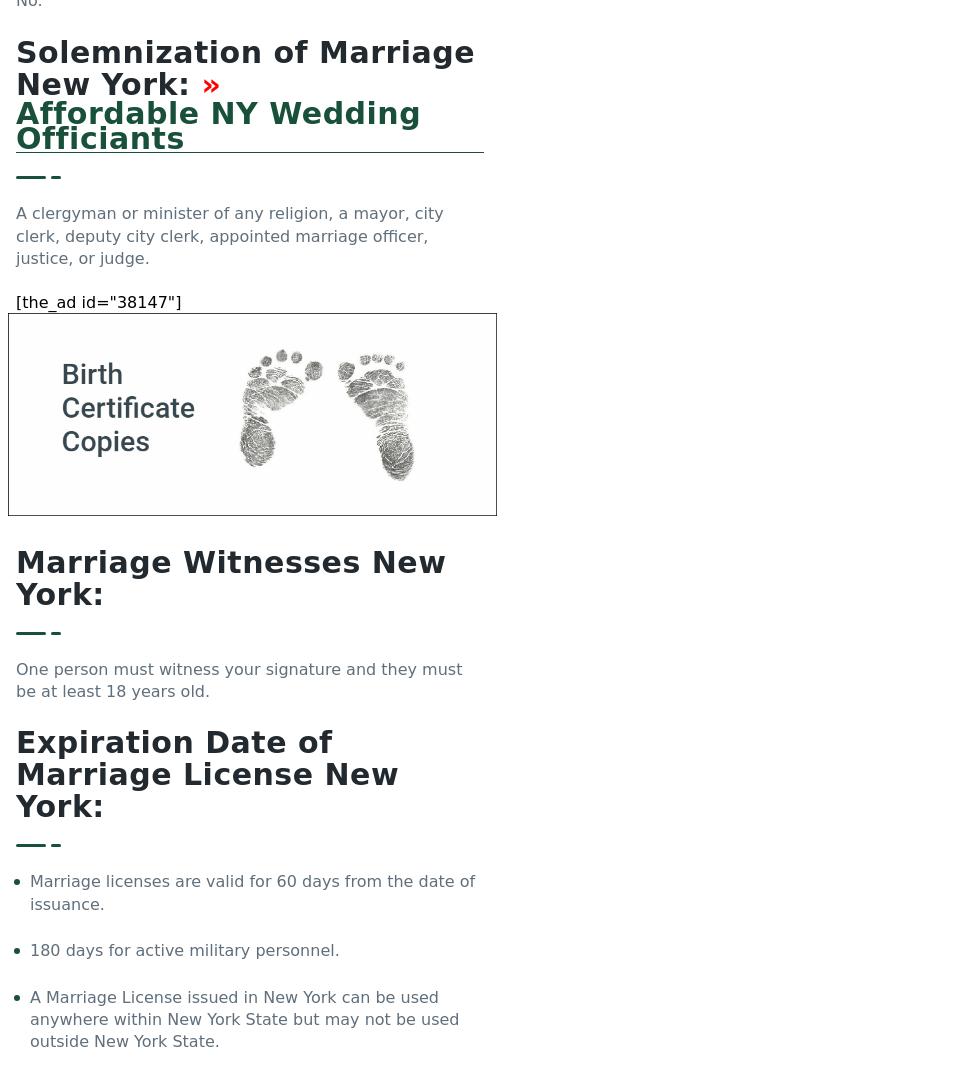 The height and width of the screenshot is (1065, 978). Describe the element at coordinates (98, 301) in the screenshot. I see `'[the_ad id="38147"]'` at that location.